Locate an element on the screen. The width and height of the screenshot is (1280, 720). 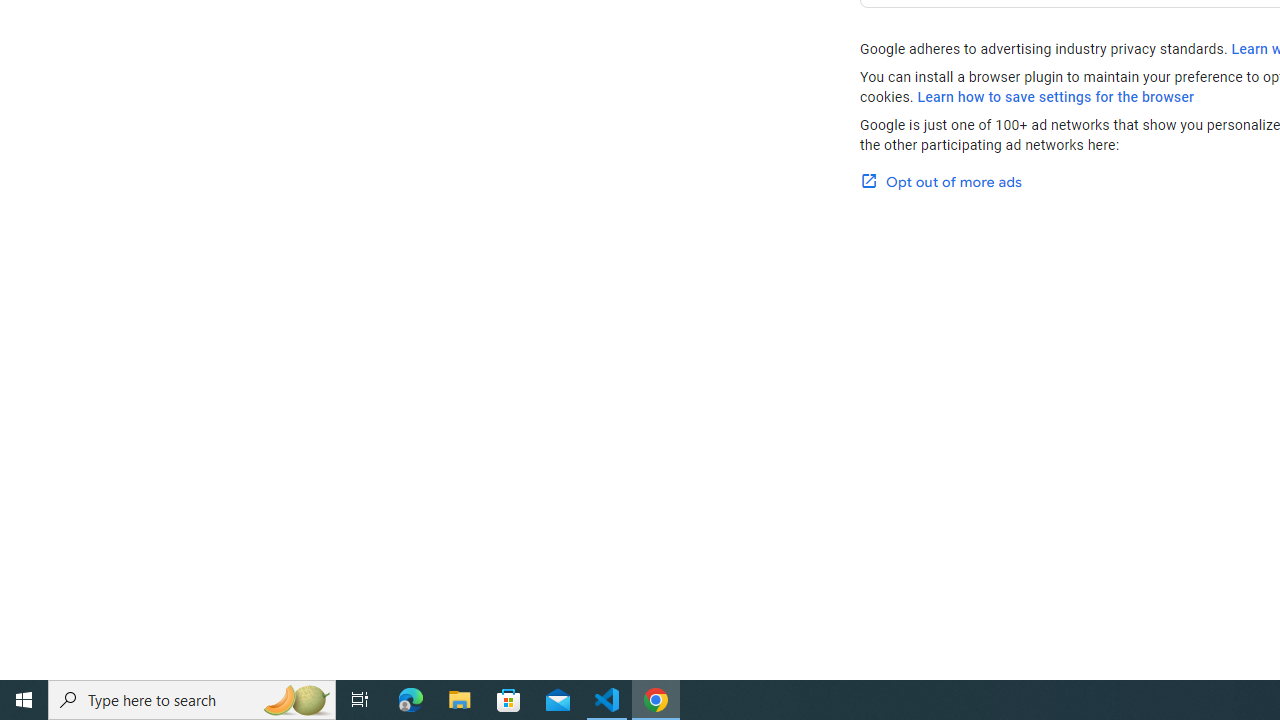
'Learn how to save settings for the browser' is located at coordinates (1055, 97).